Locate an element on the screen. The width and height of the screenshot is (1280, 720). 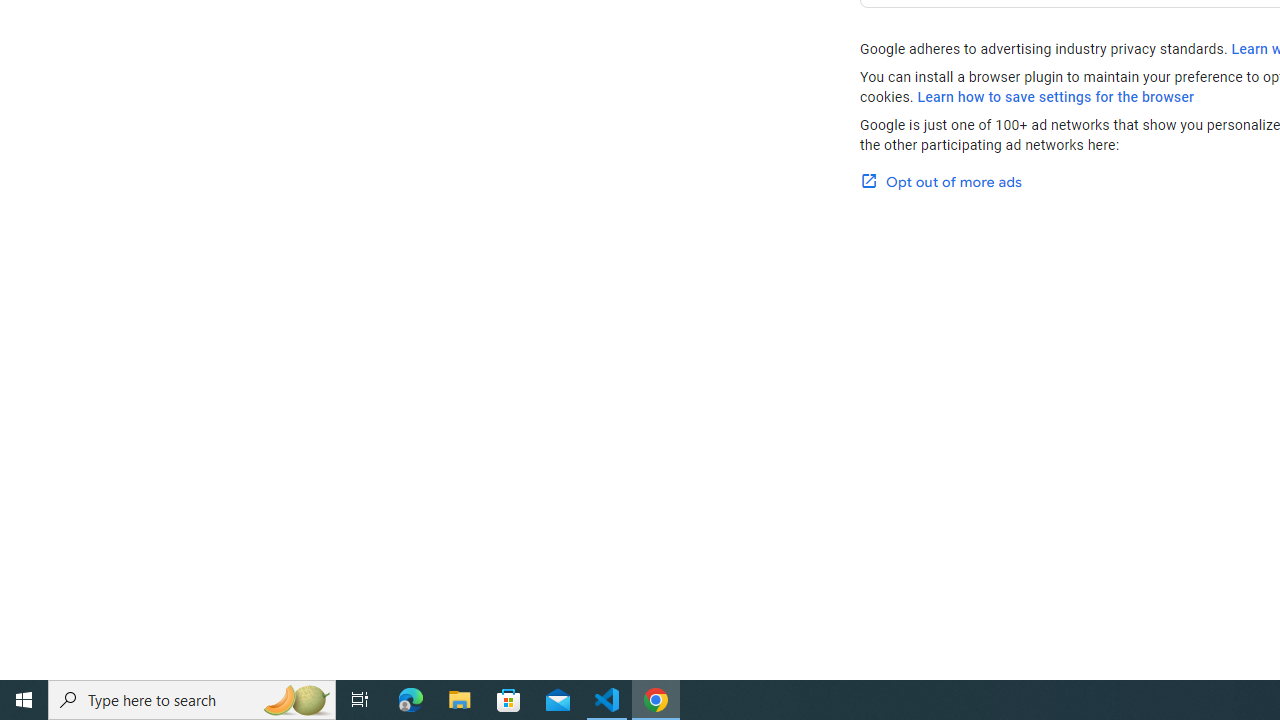
'Learn how to save settings for the browser' is located at coordinates (1055, 97).